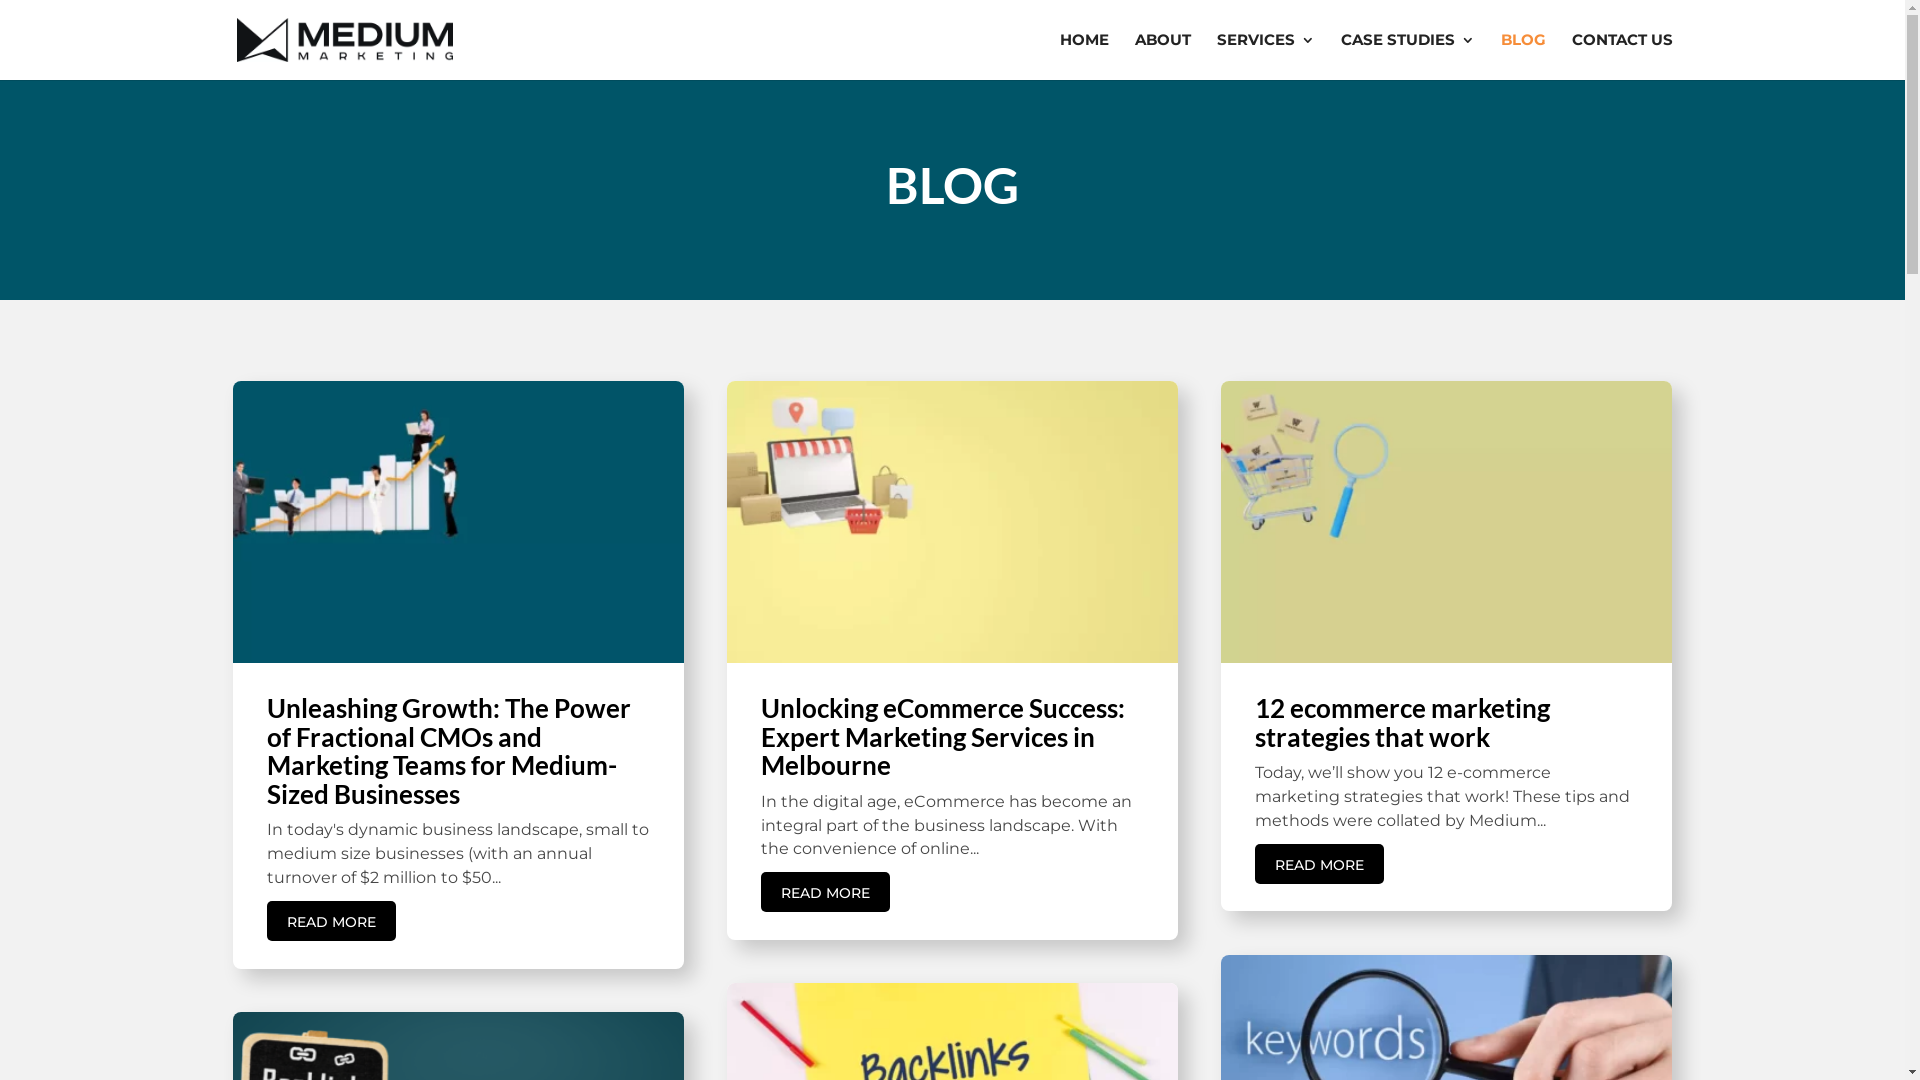  What do you see at coordinates (1133, 55) in the screenshot?
I see `'ABOUT'` at bounding box center [1133, 55].